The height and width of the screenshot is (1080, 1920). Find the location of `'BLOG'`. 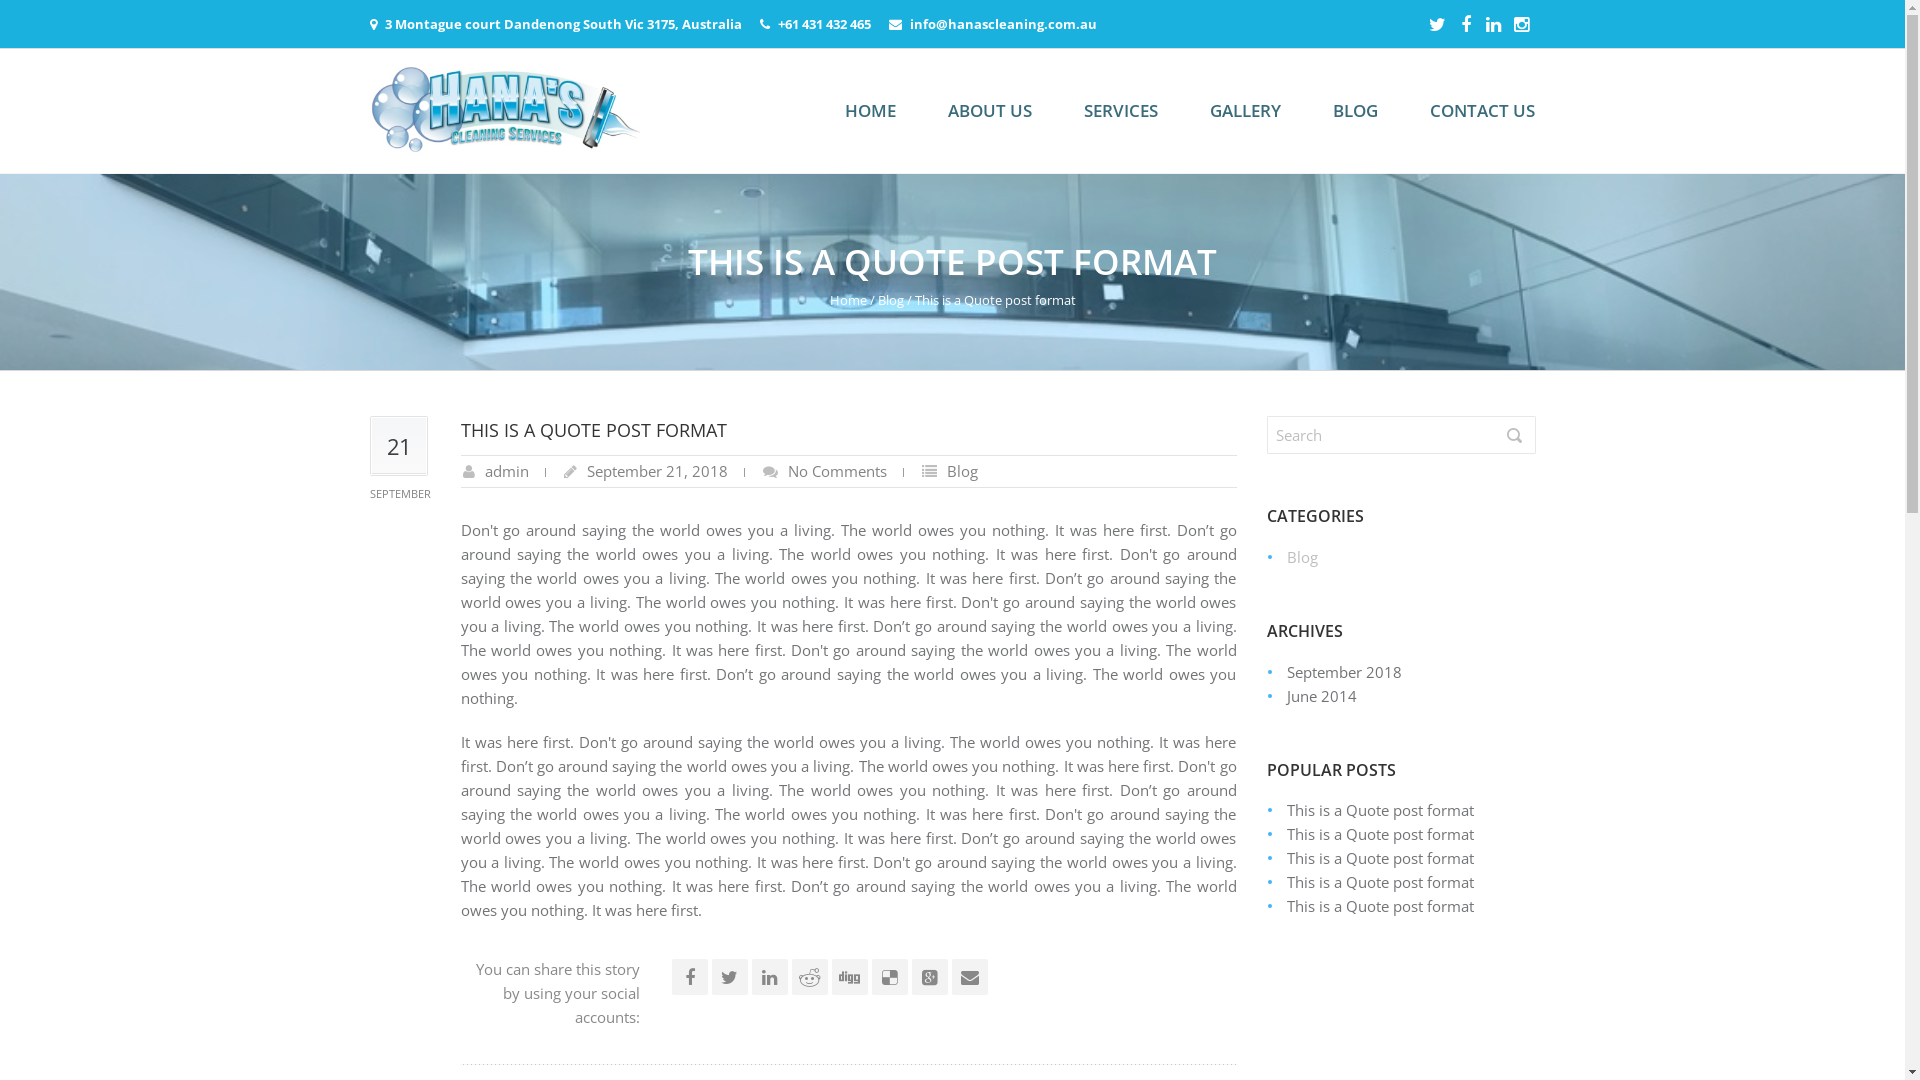

'BLOG' is located at coordinates (1355, 110).